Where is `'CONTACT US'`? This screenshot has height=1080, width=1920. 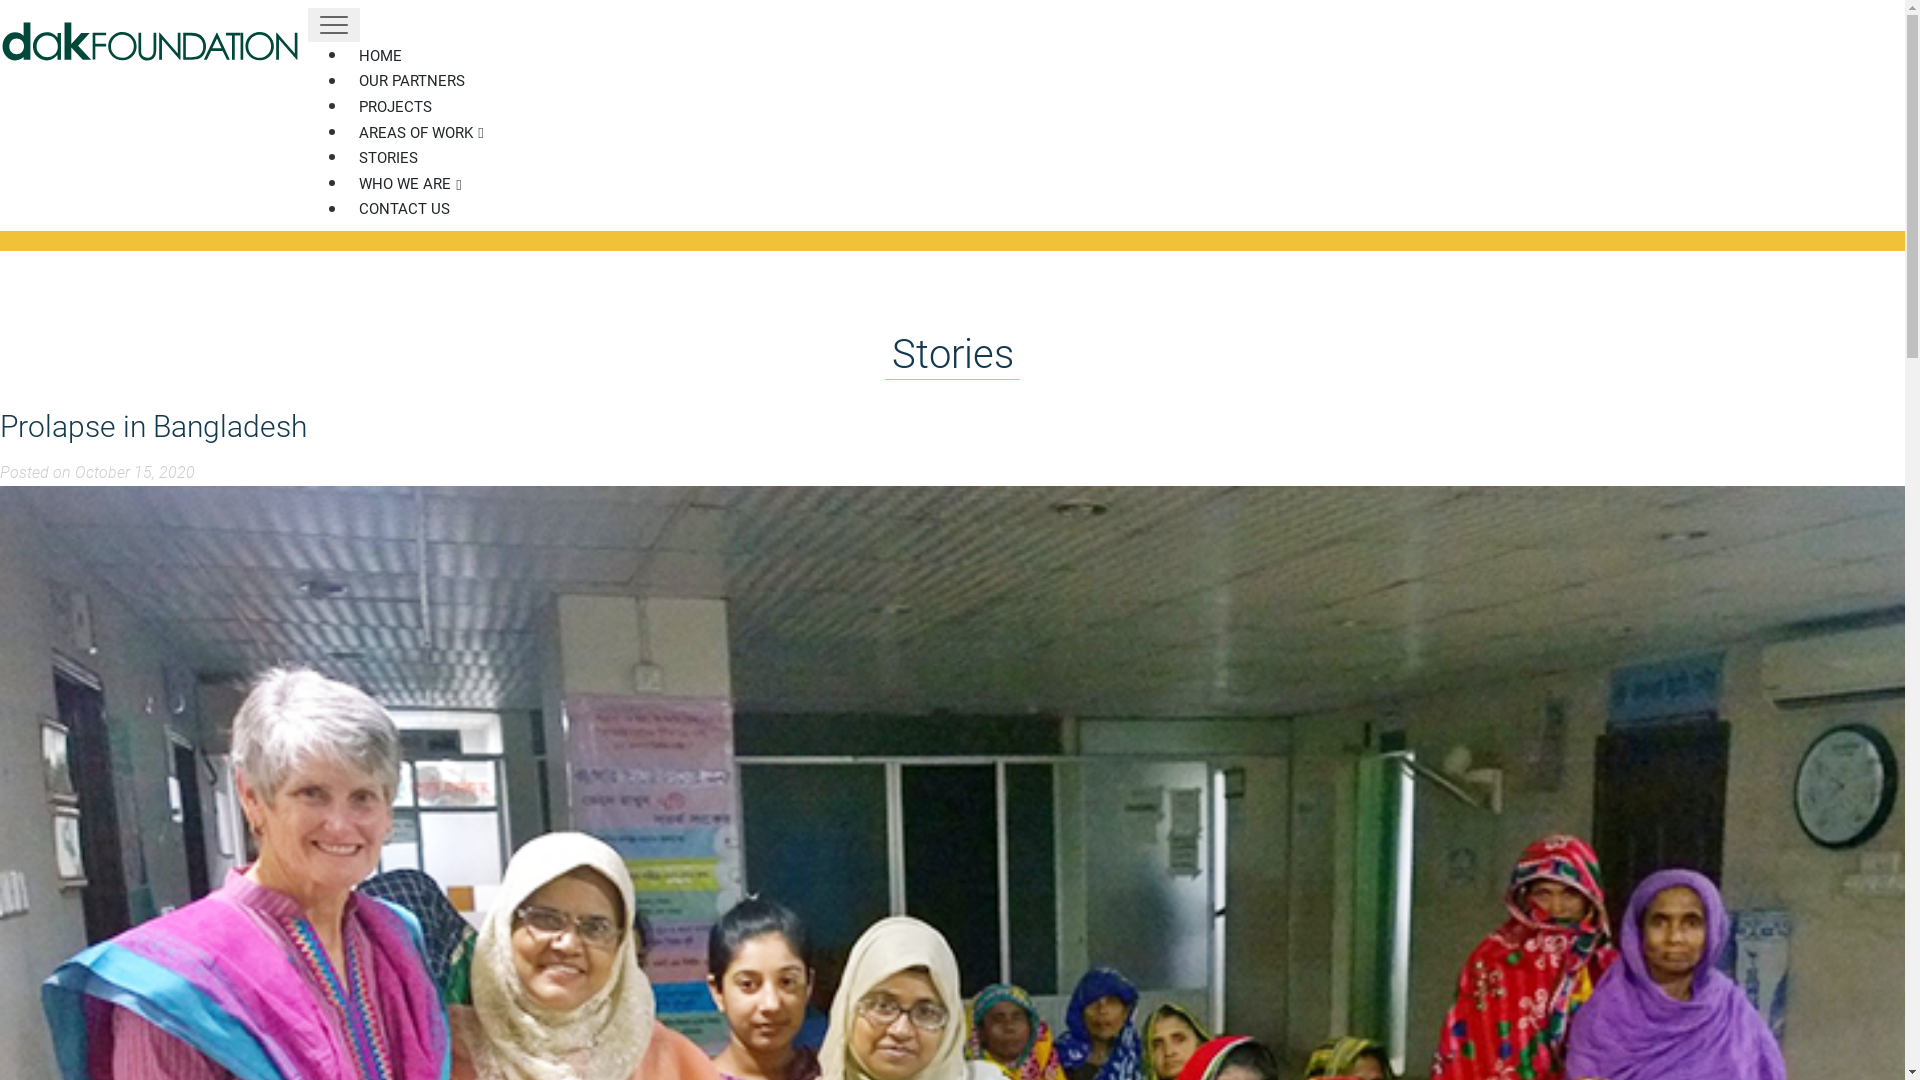
'CONTACT US' is located at coordinates (403, 209).